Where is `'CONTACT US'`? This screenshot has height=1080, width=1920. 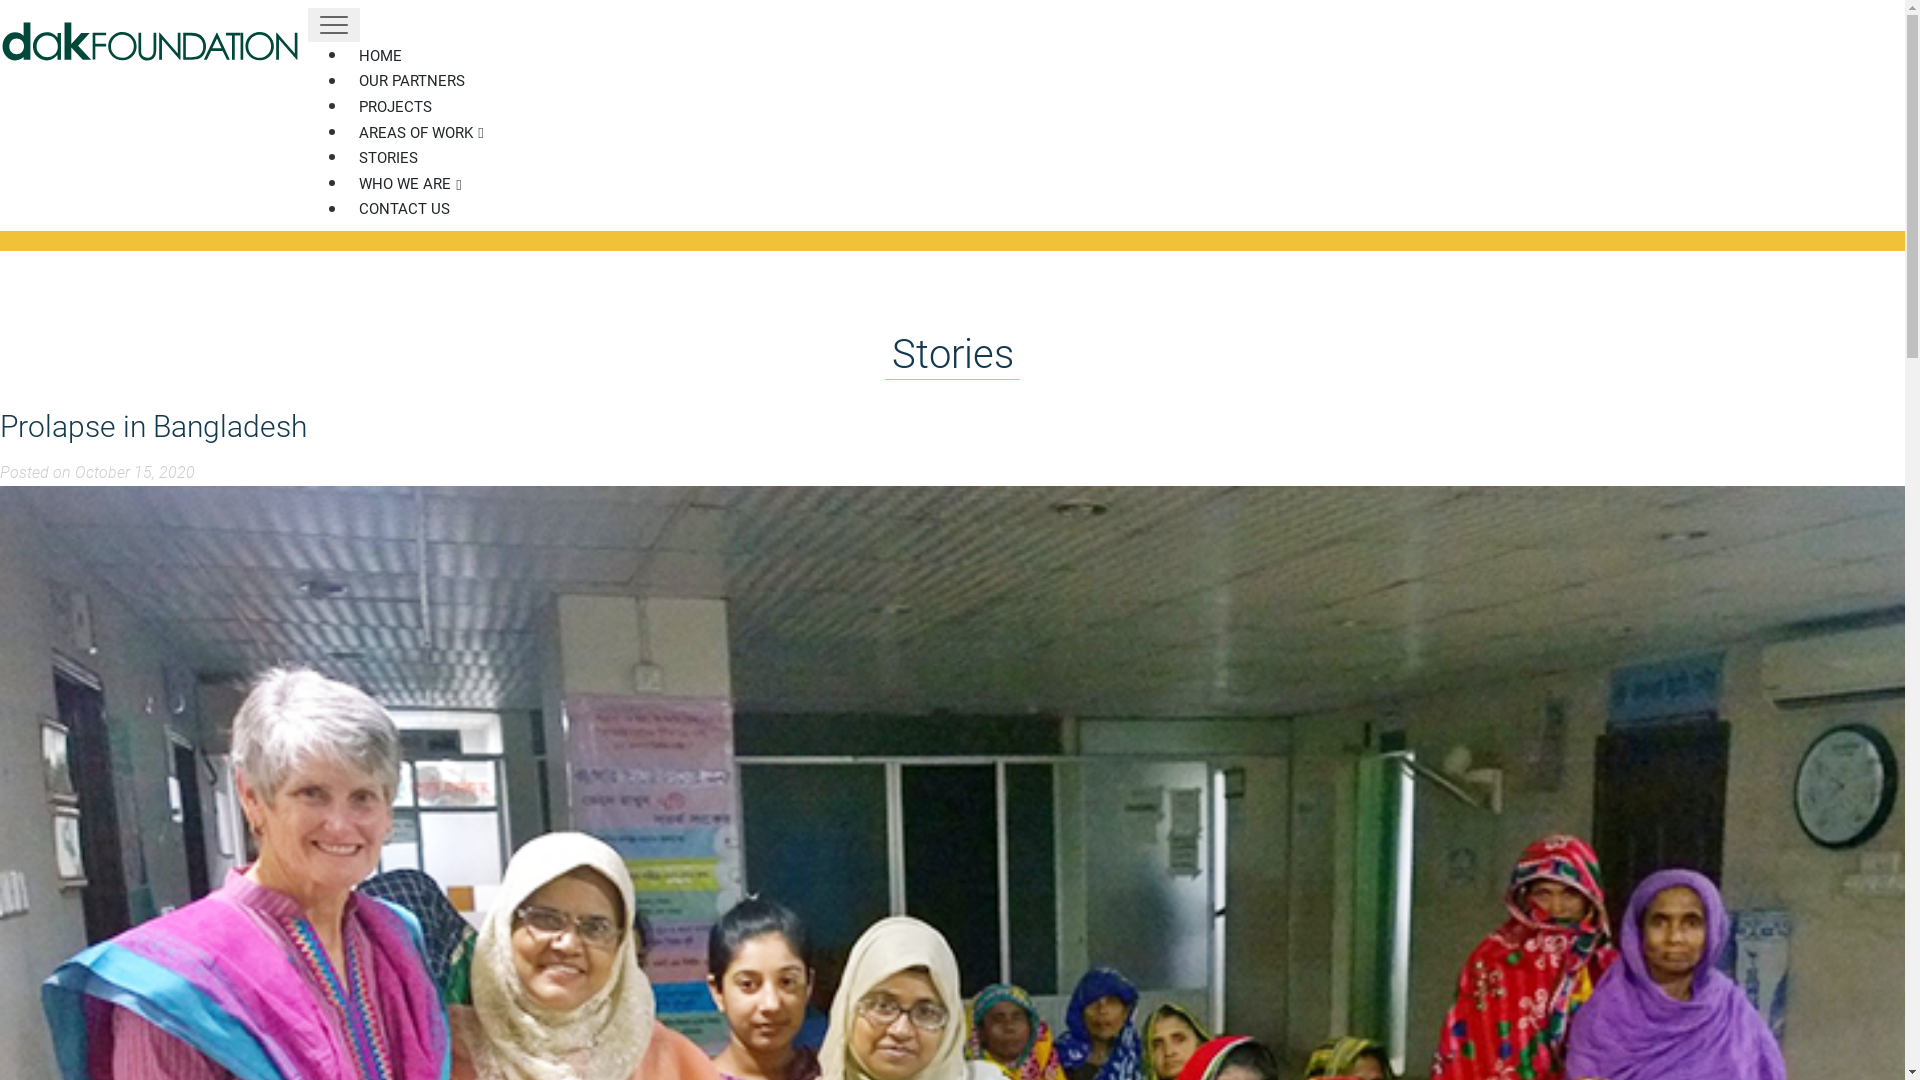
'CONTACT US' is located at coordinates (403, 209).